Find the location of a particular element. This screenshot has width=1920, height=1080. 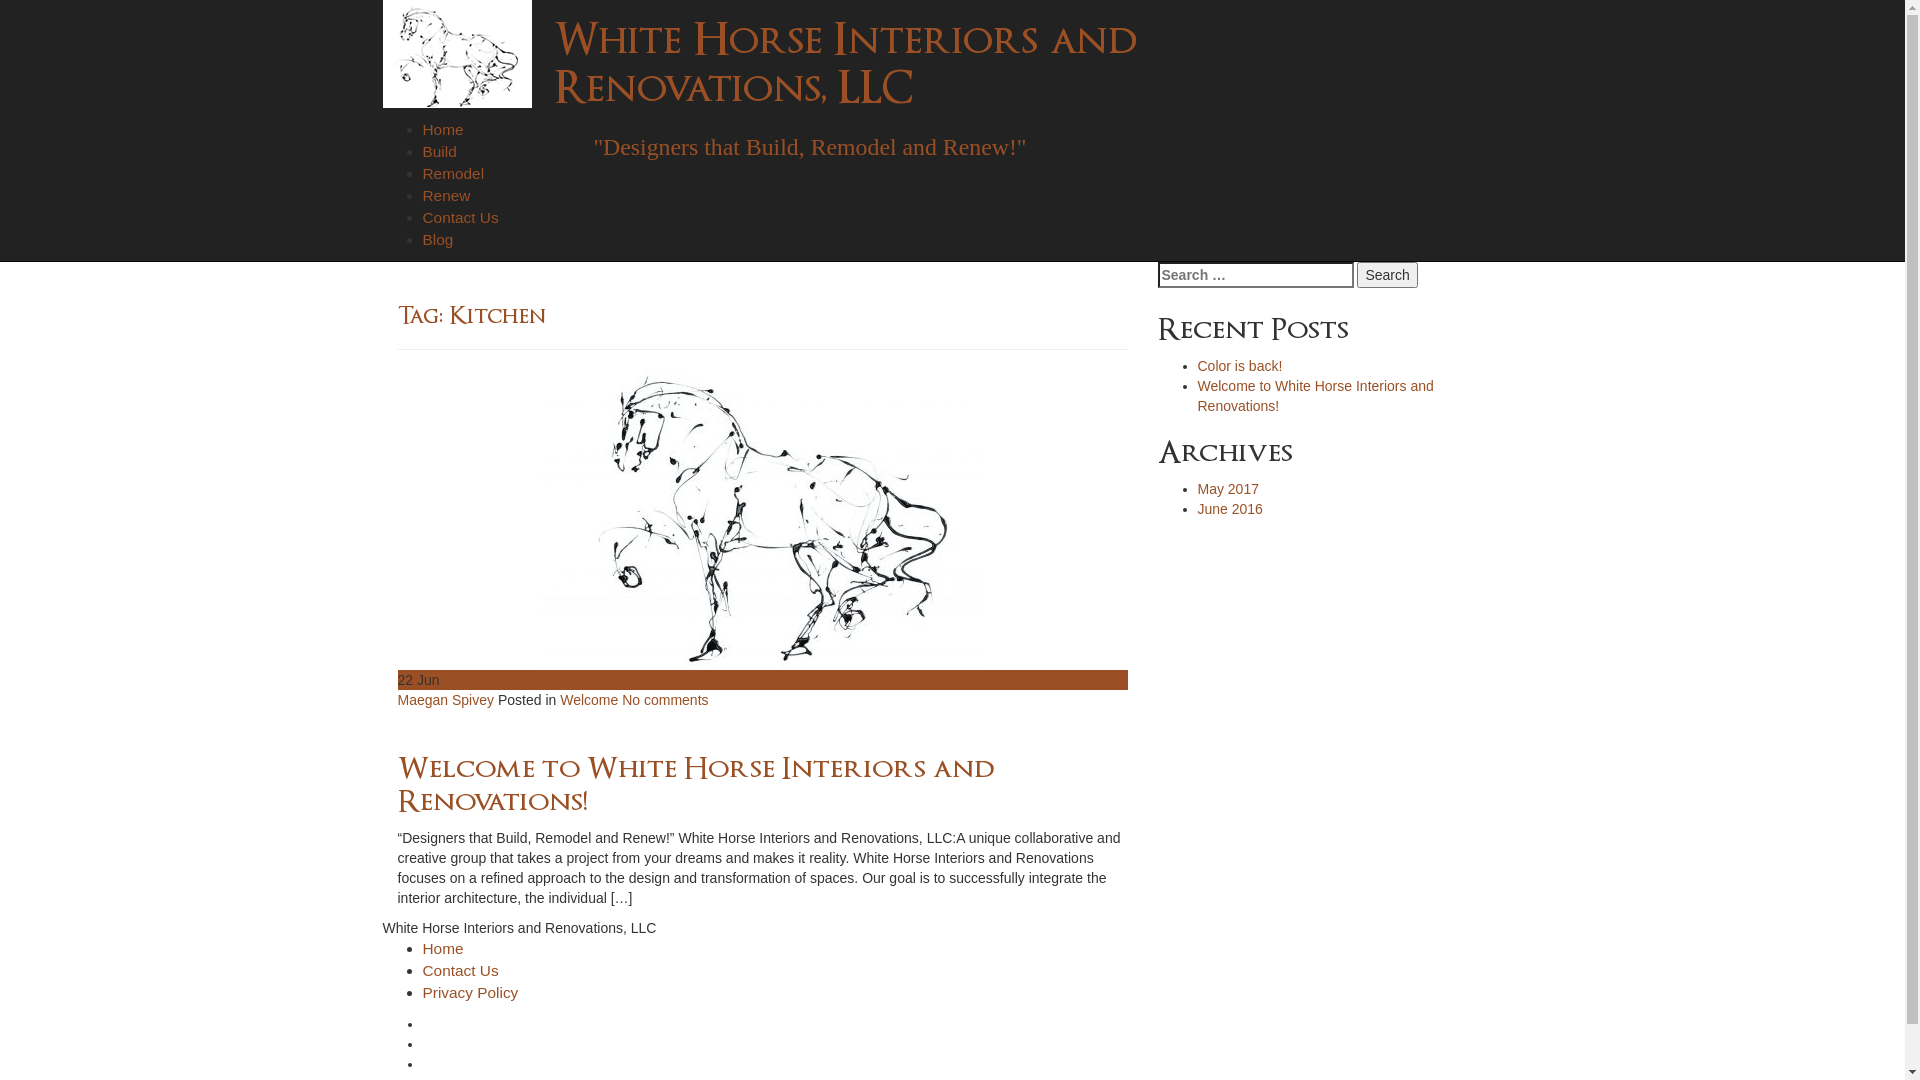

'May 2017' is located at coordinates (1227, 489).